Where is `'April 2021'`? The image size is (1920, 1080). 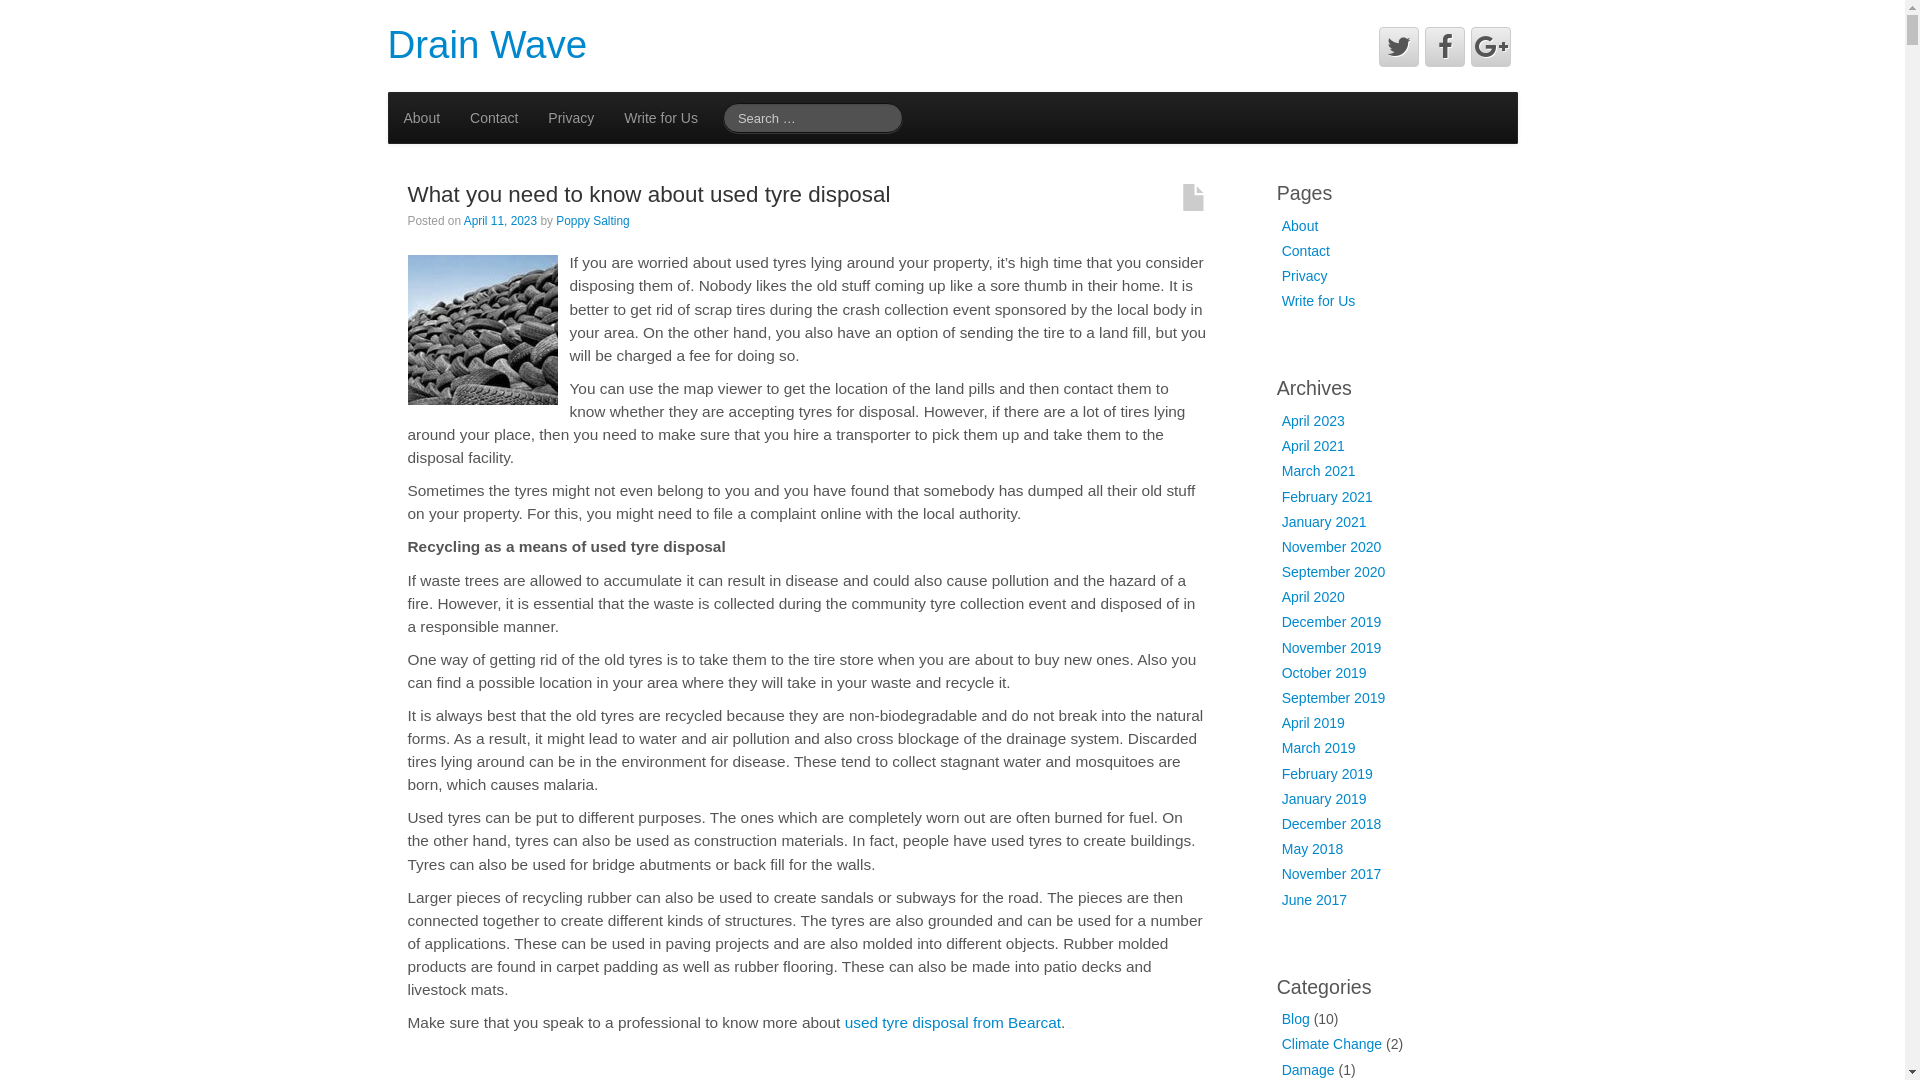 'April 2021' is located at coordinates (1313, 445).